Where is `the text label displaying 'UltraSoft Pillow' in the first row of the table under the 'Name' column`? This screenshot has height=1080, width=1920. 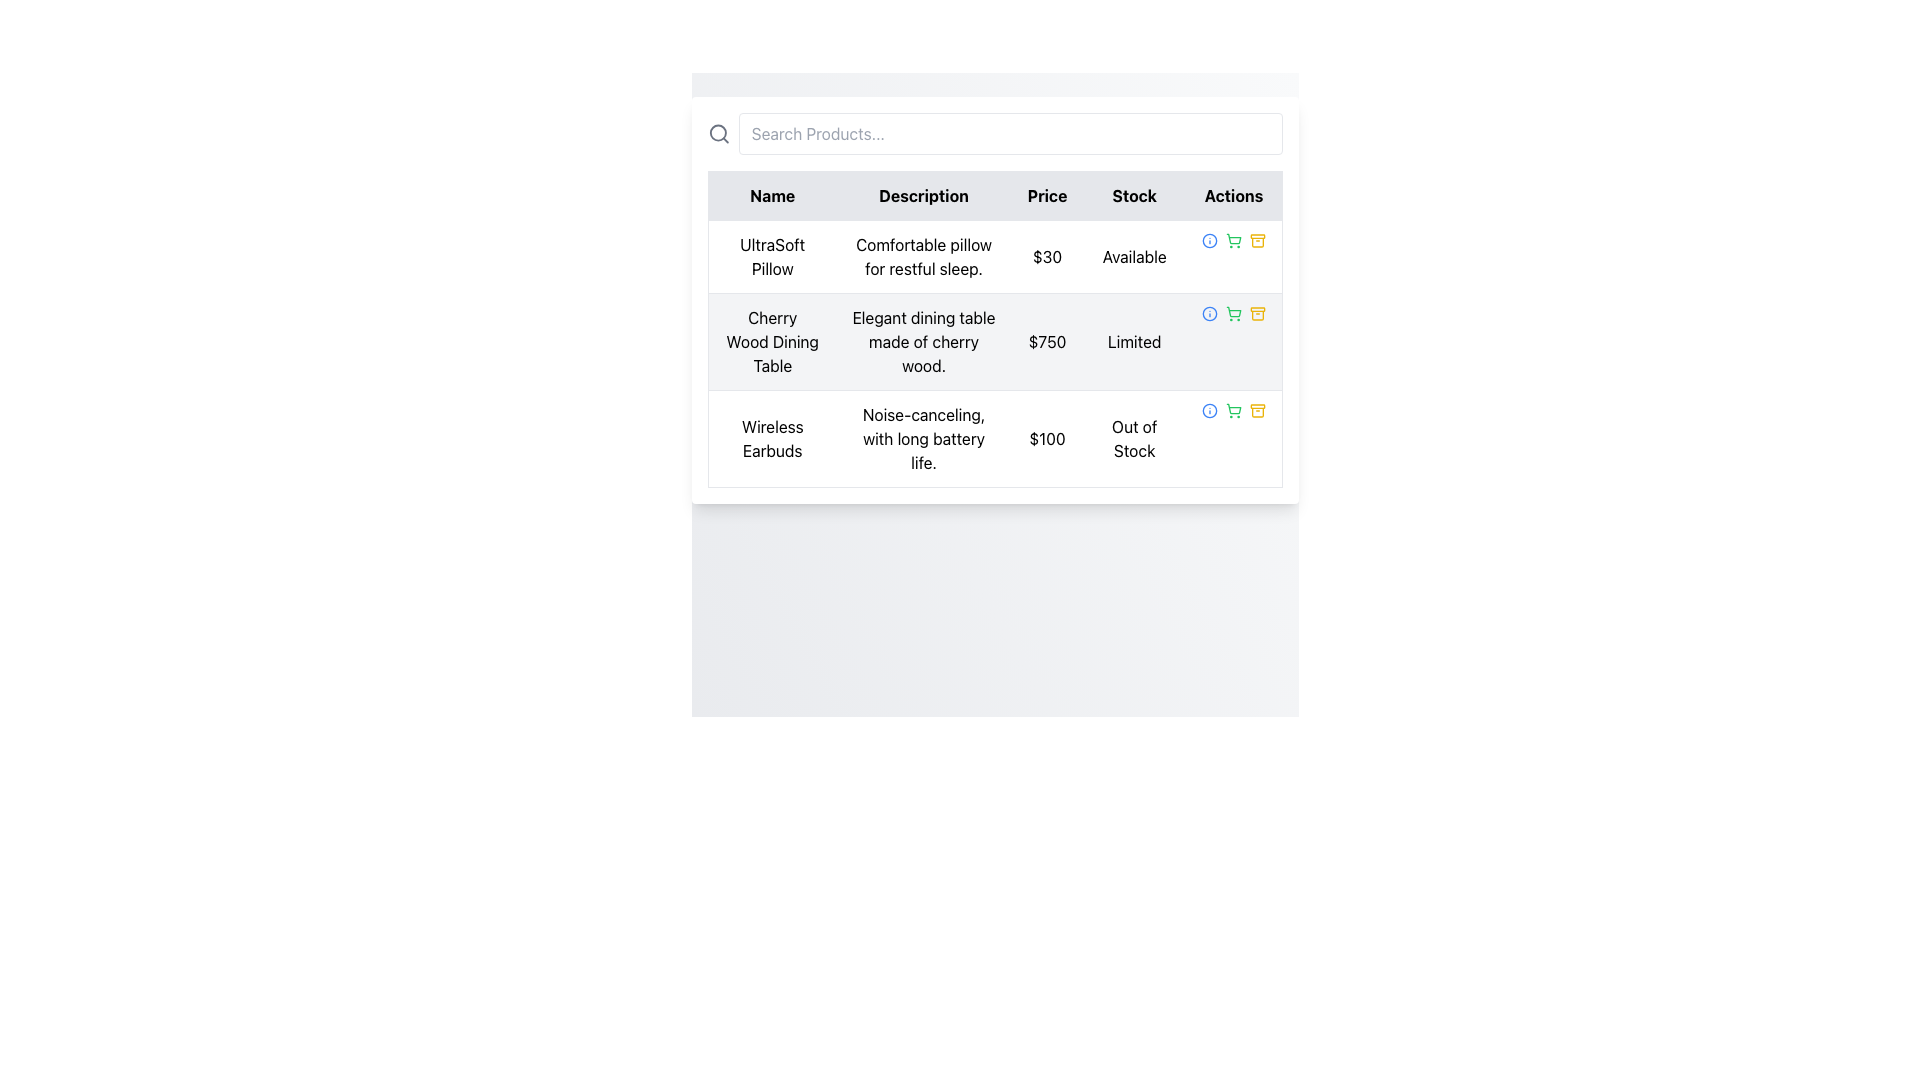 the text label displaying 'UltraSoft Pillow' in the first row of the table under the 'Name' column is located at coordinates (771, 256).